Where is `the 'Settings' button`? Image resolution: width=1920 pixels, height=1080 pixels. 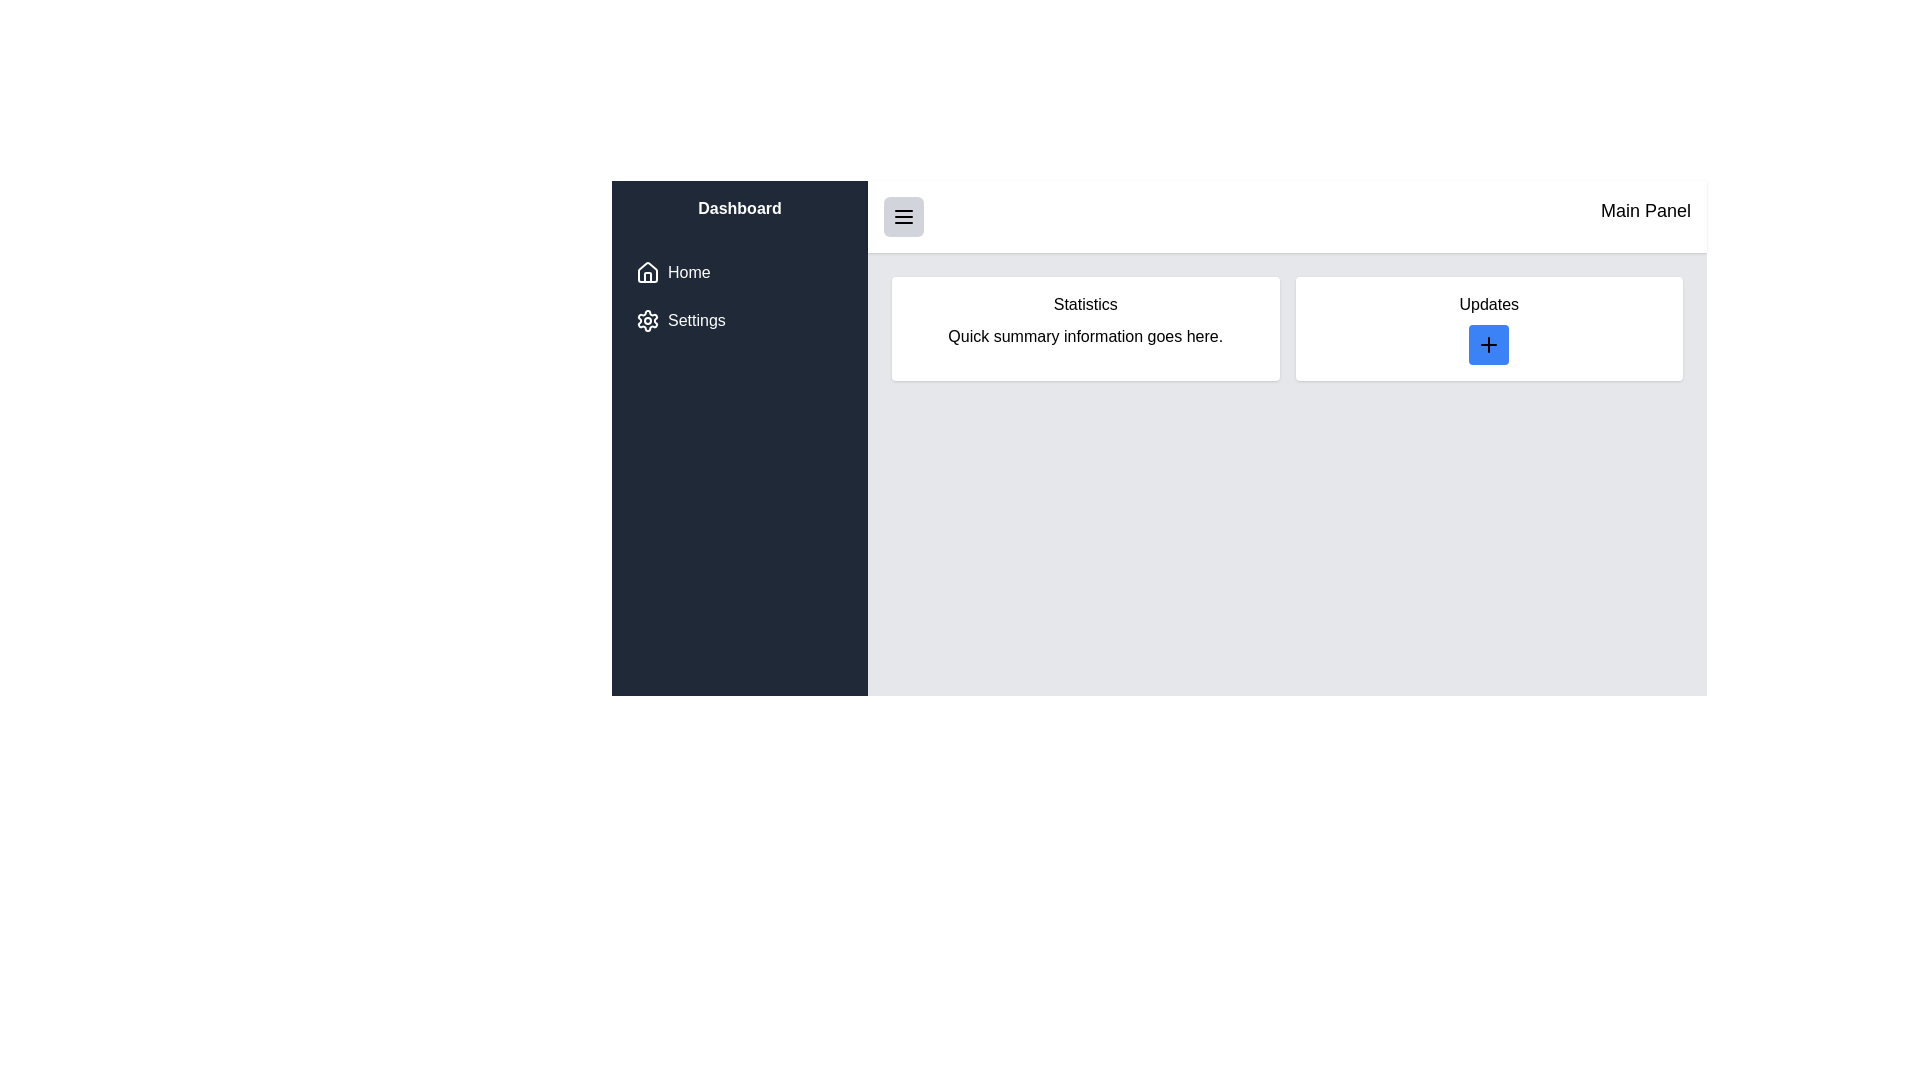
the 'Settings' button is located at coordinates (738, 319).